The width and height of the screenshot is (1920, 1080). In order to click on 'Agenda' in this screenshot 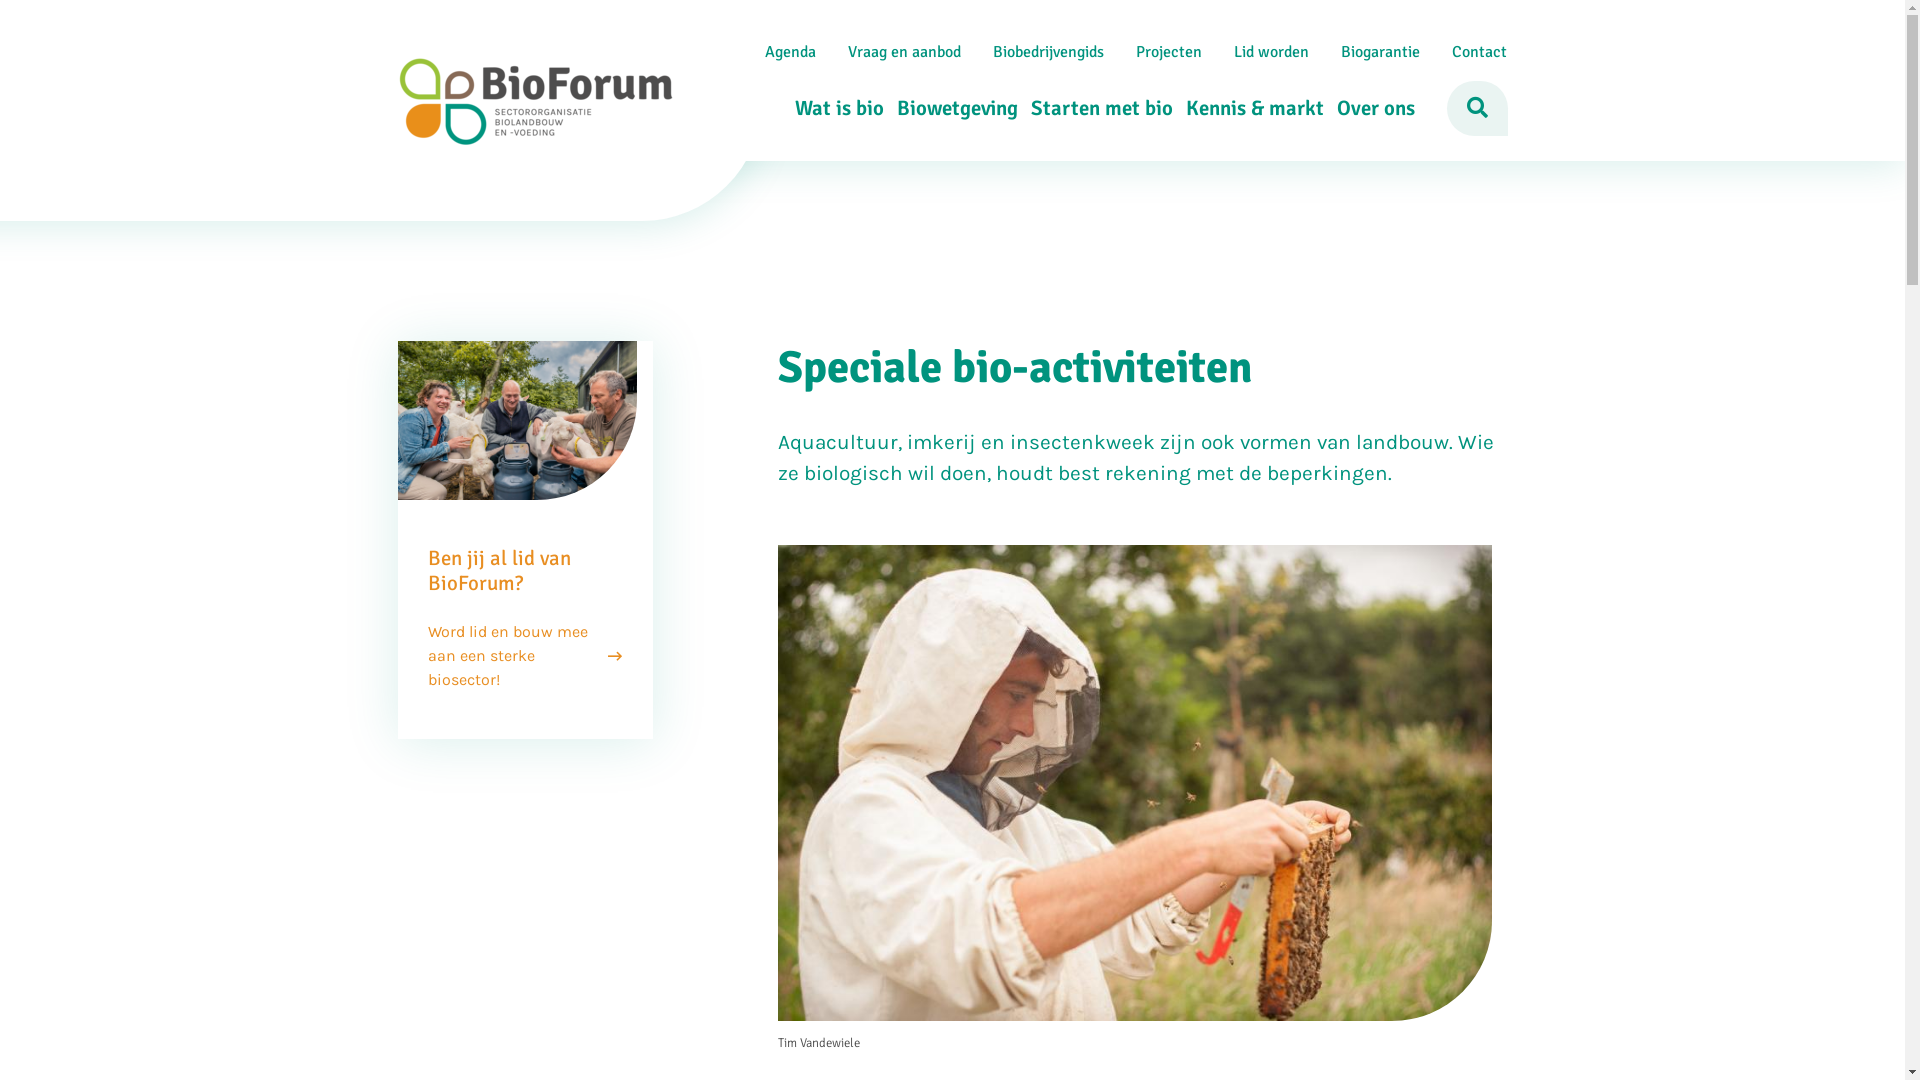, I will do `click(788, 50)`.